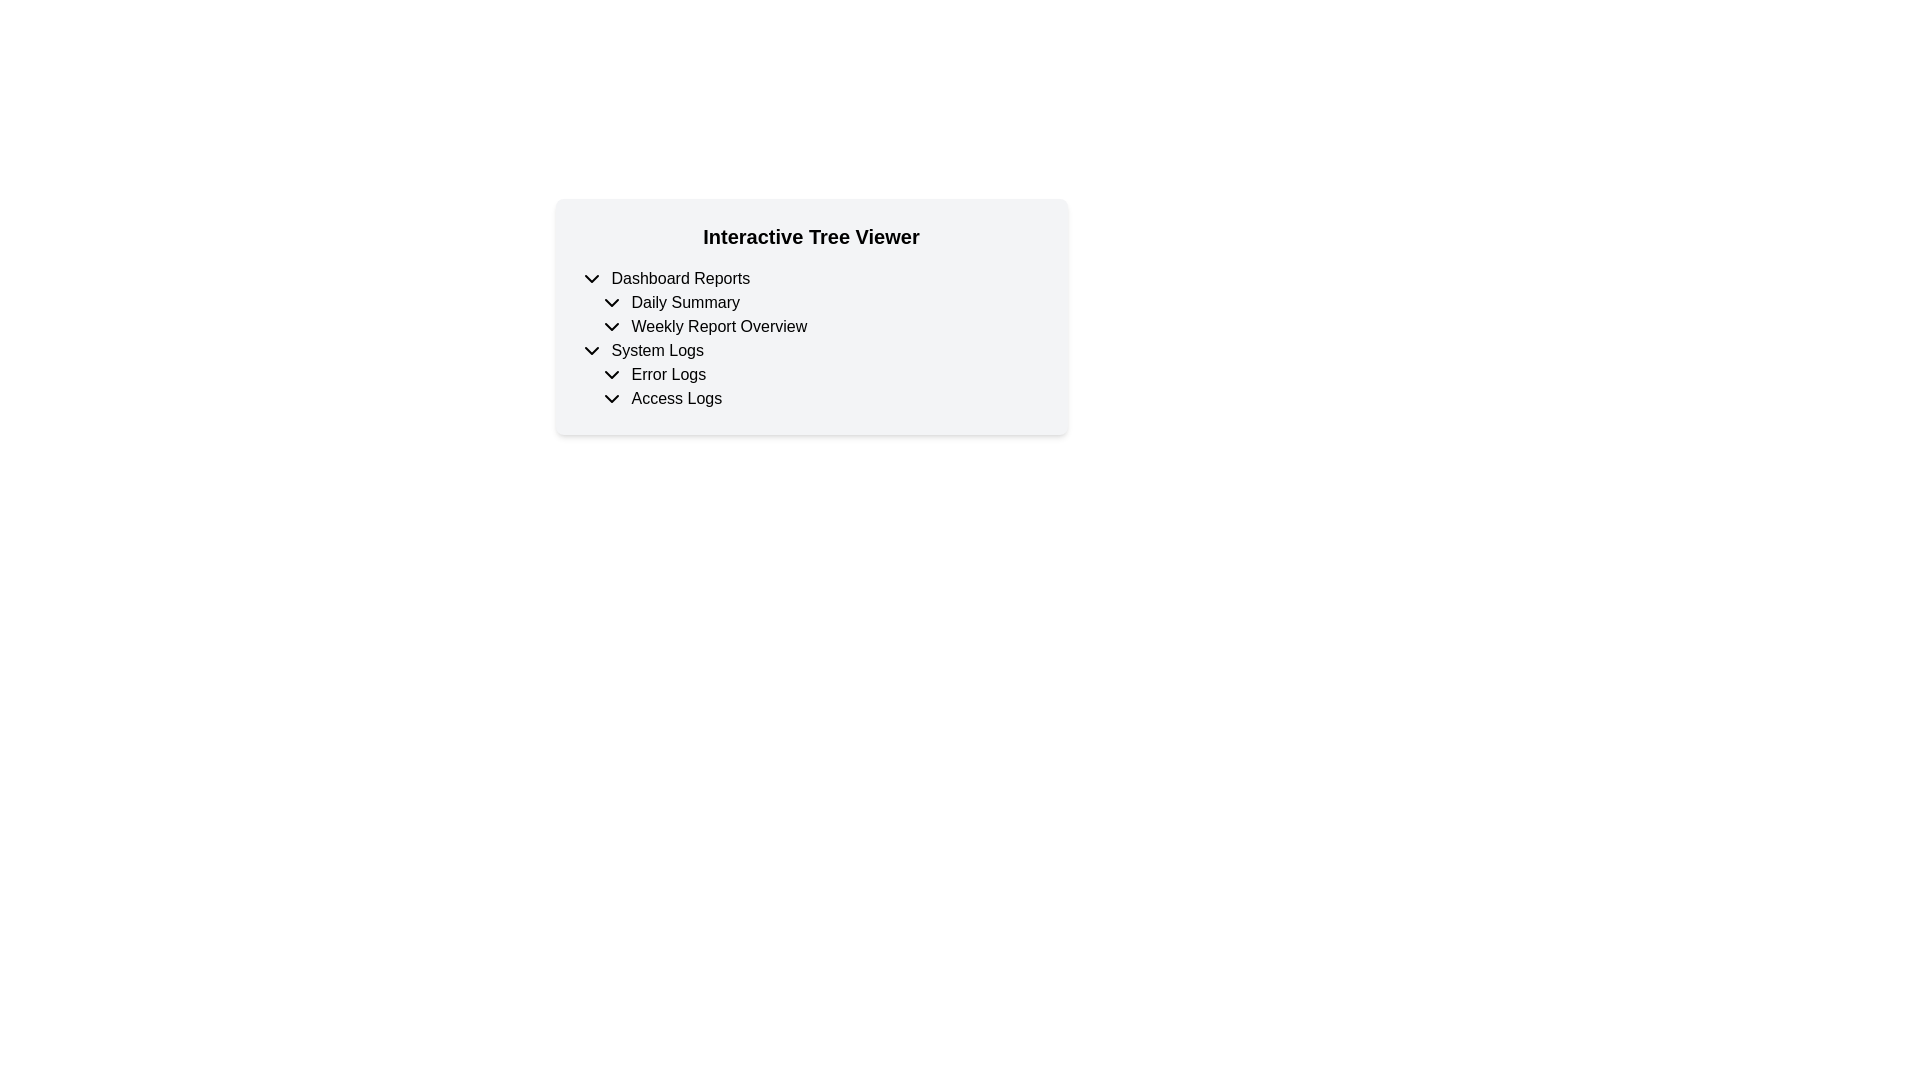  What do you see at coordinates (821, 303) in the screenshot?
I see `the collapsible menu item labeled 'Daily Summary' located within the 'Interactive Tree Viewer' under the 'Dashboard Reports' section` at bounding box center [821, 303].